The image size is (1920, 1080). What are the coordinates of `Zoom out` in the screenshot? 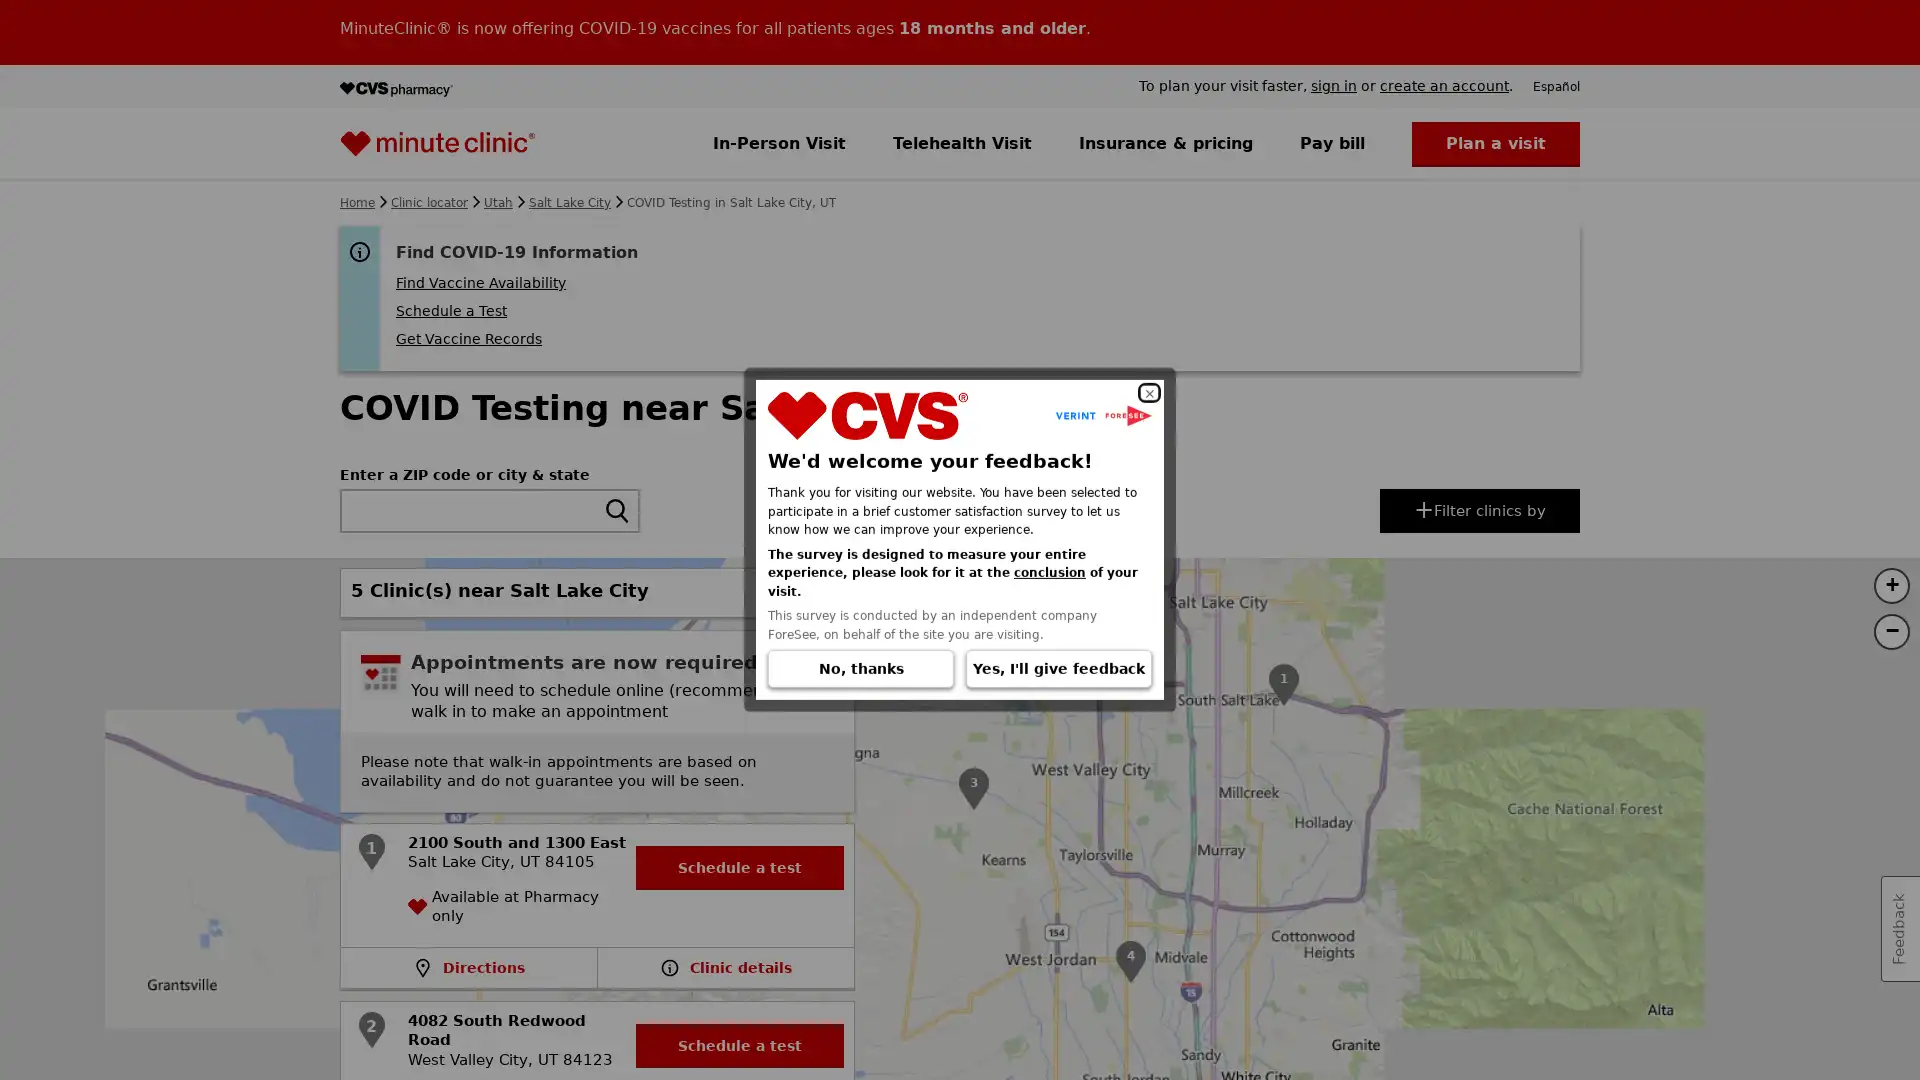 It's located at (1890, 631).